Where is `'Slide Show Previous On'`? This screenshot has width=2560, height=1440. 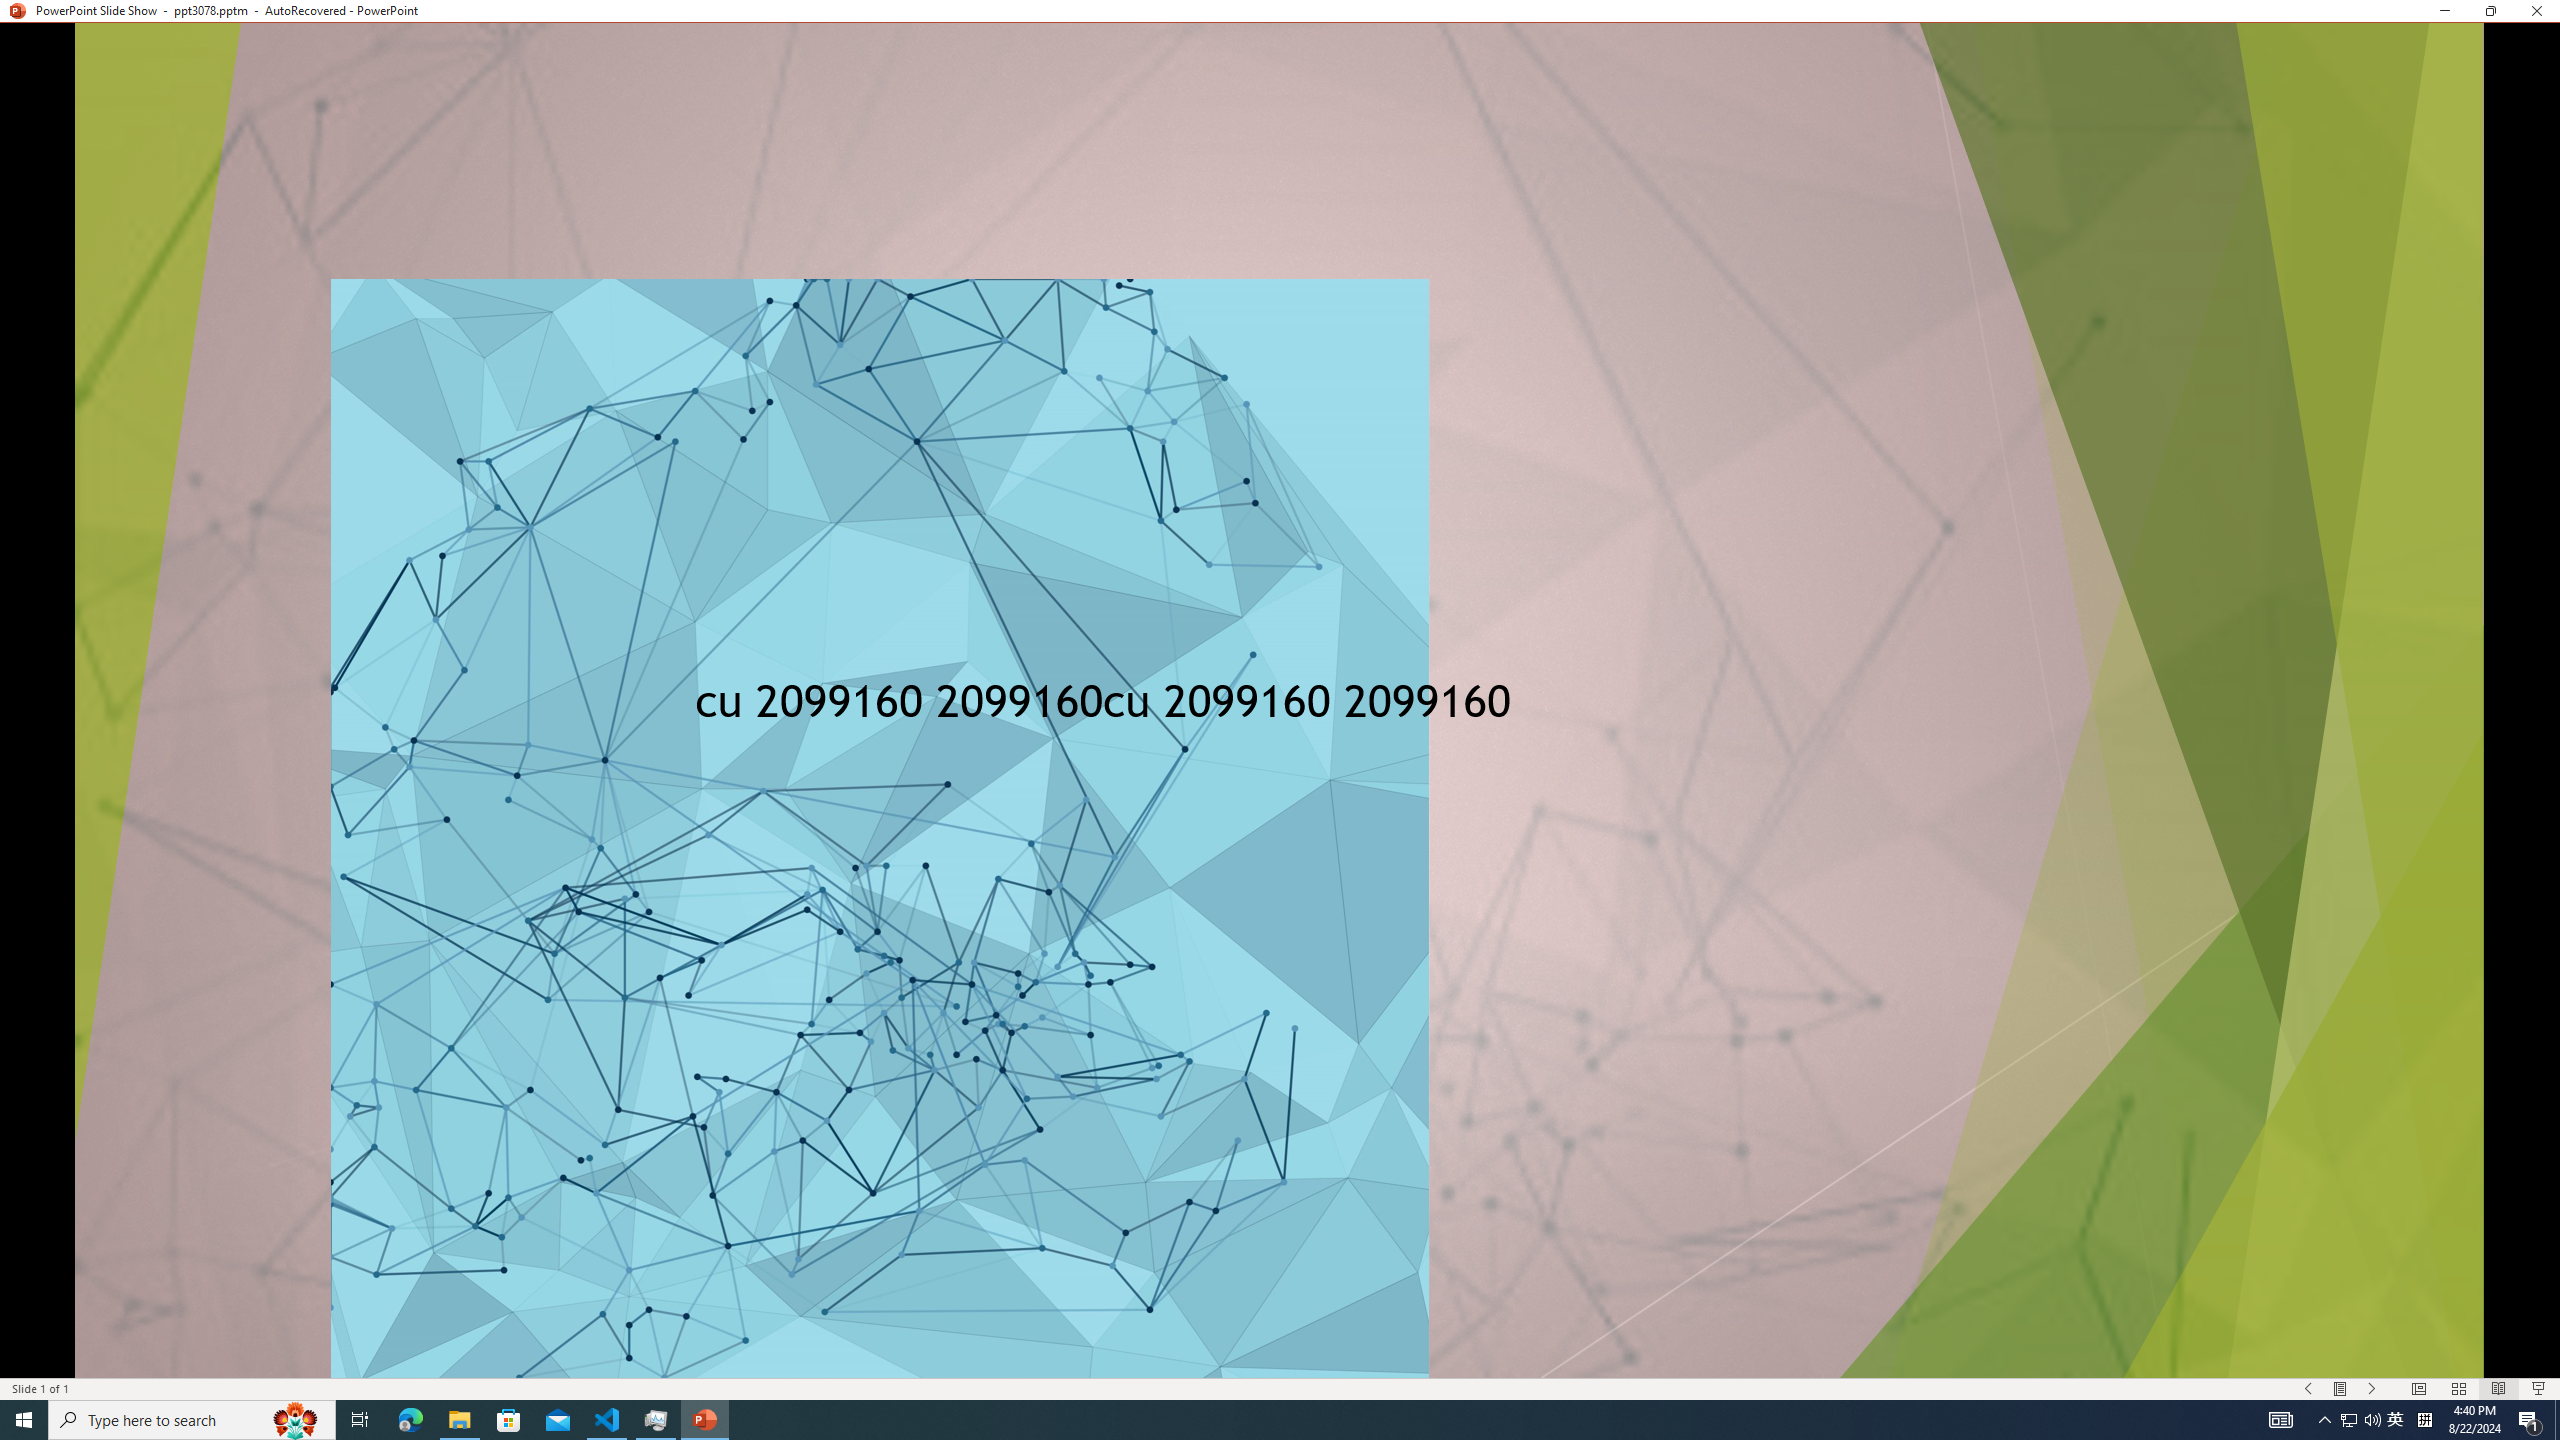 'Slide Show Previous On' is located at coordinates (2308, 1389).